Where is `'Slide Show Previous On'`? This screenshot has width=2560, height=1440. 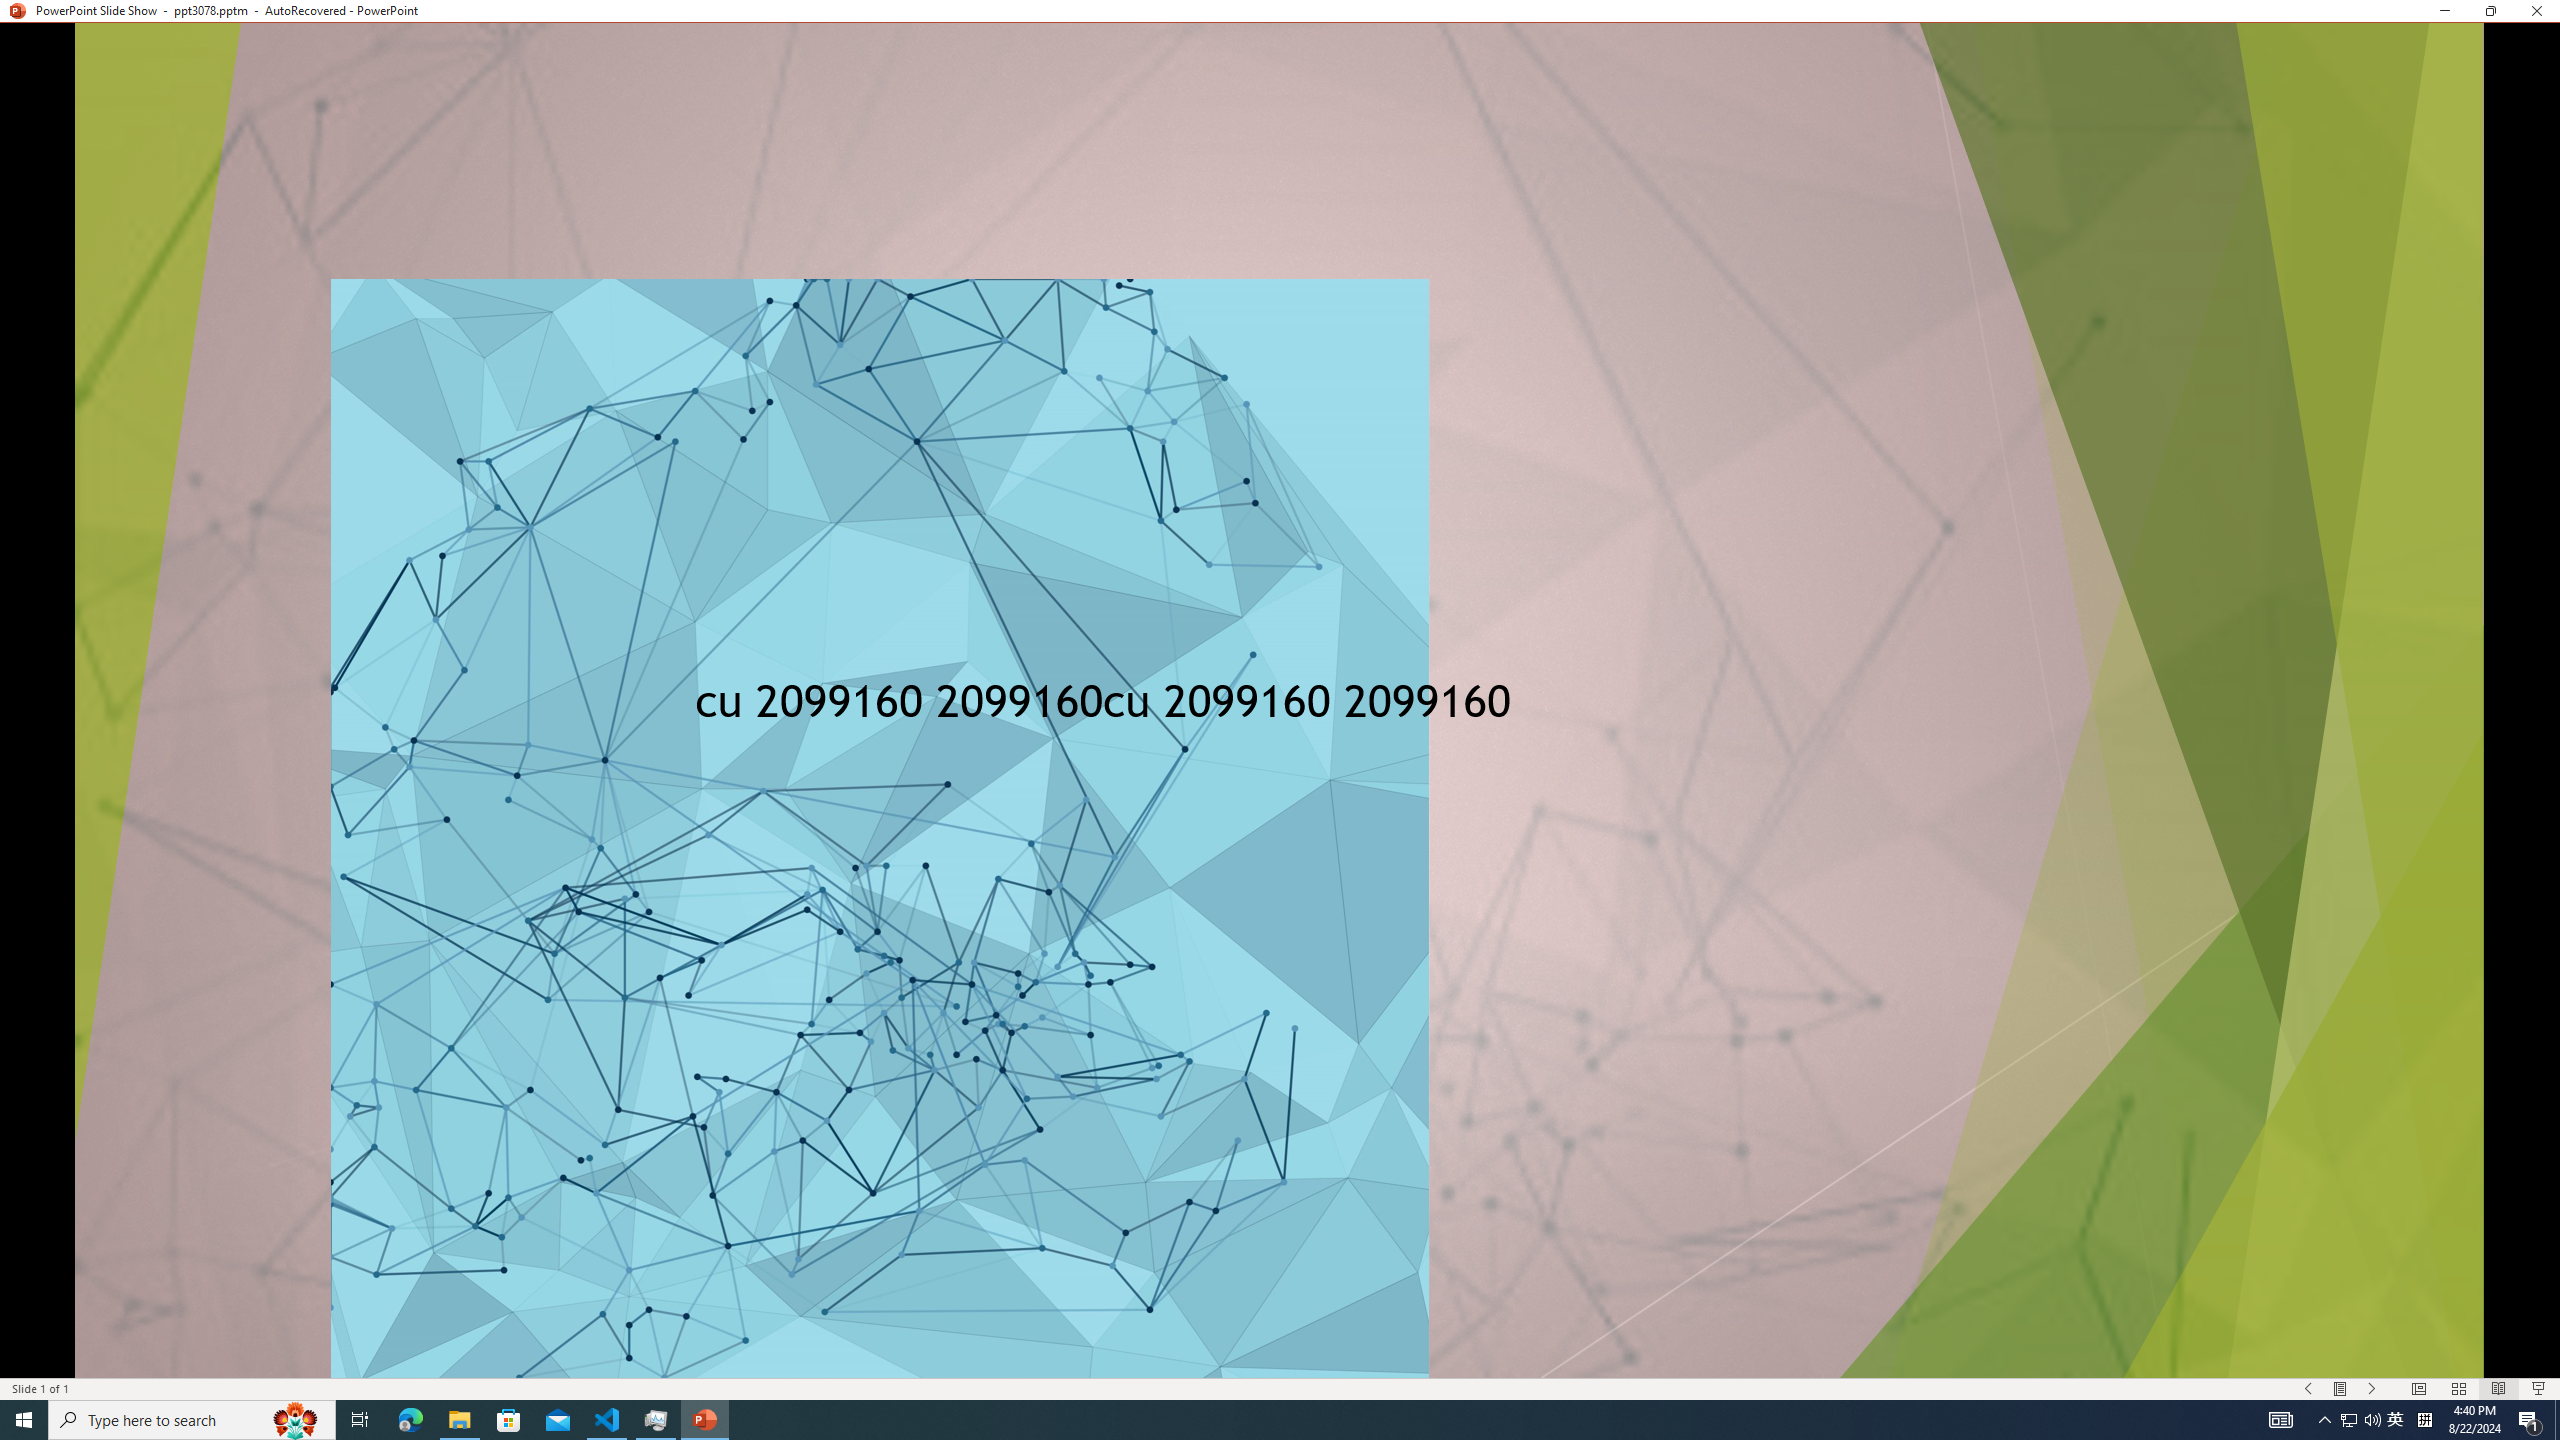 'Slide Show Previous On' is located at coordinates (2308, 1389).